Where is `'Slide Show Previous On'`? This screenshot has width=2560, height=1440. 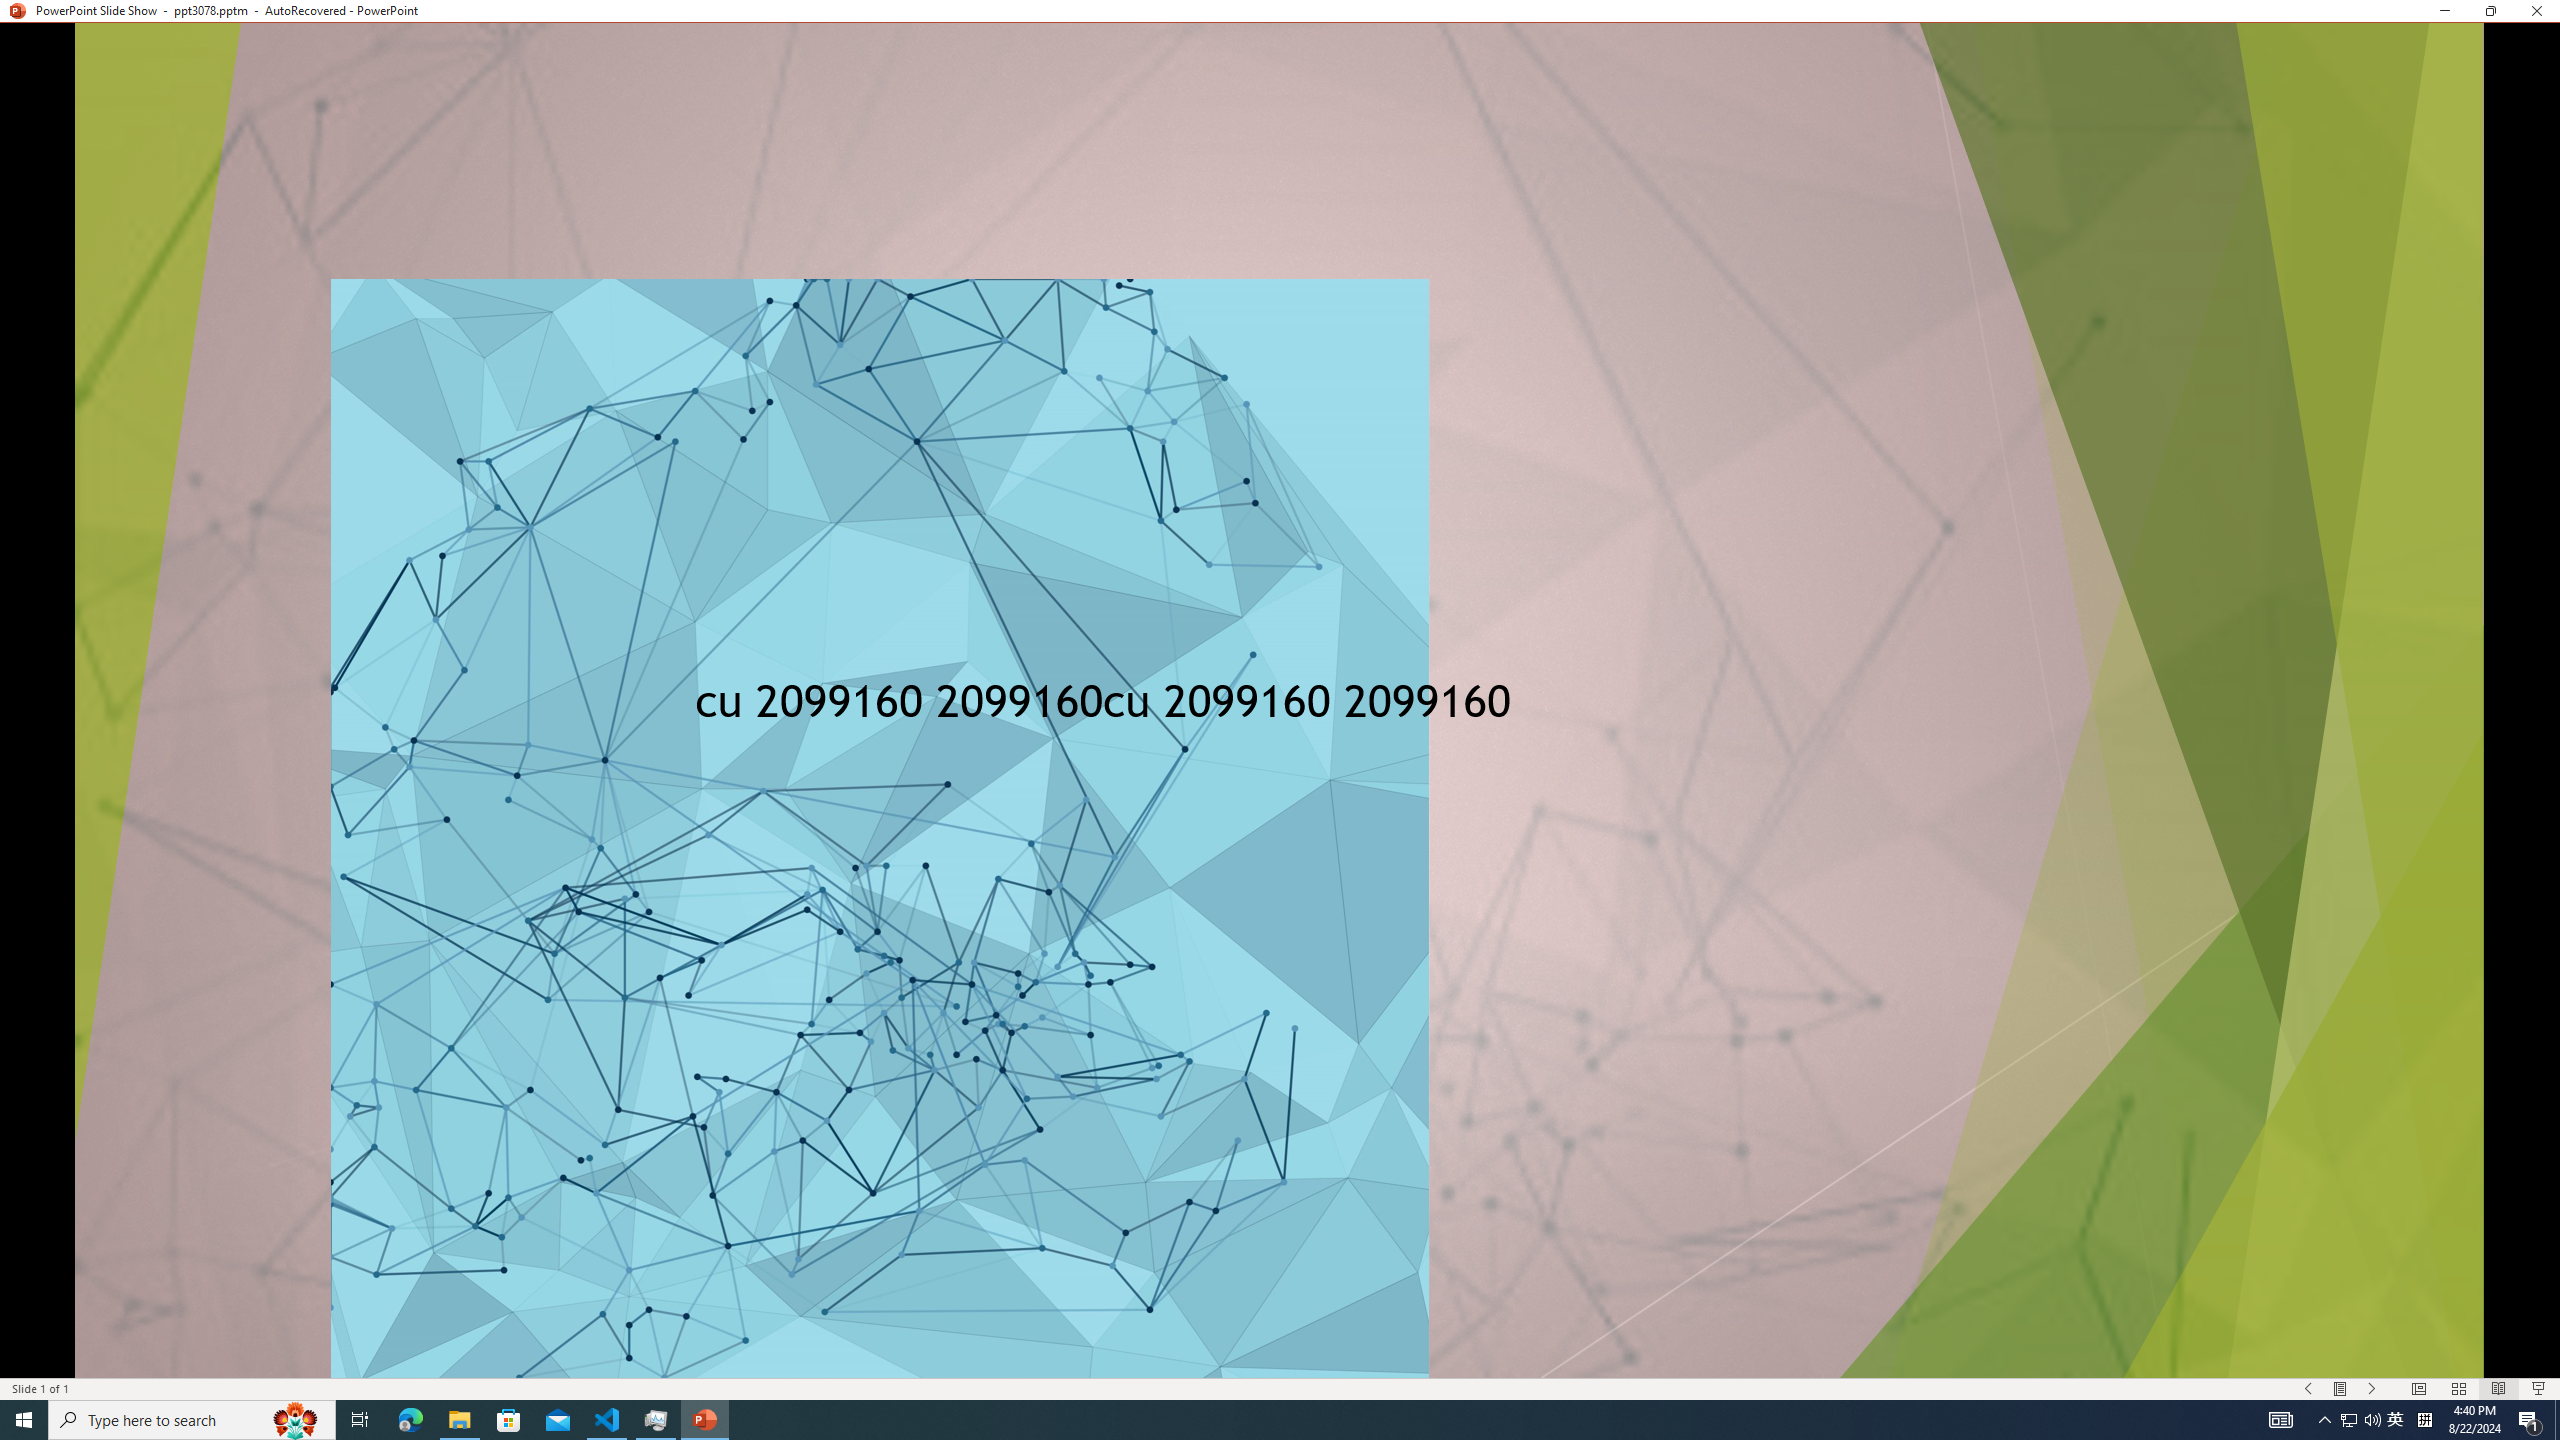 'Slide Show Previous On' is located at coordinates (2308, 1389).